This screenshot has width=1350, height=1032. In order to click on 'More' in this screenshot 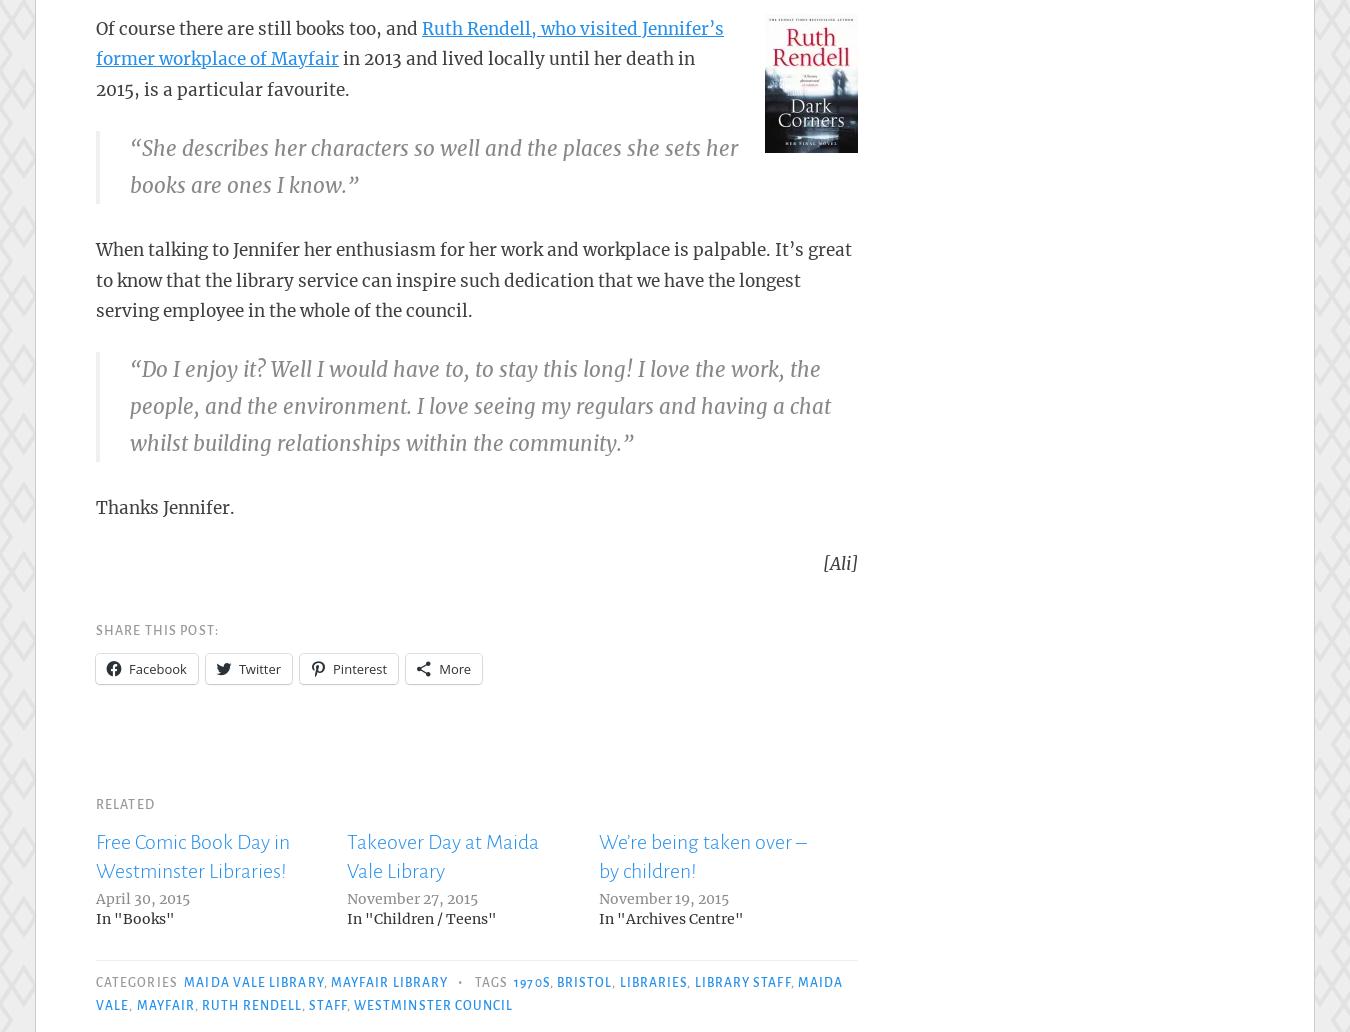, I will do `click(453, 668)`.